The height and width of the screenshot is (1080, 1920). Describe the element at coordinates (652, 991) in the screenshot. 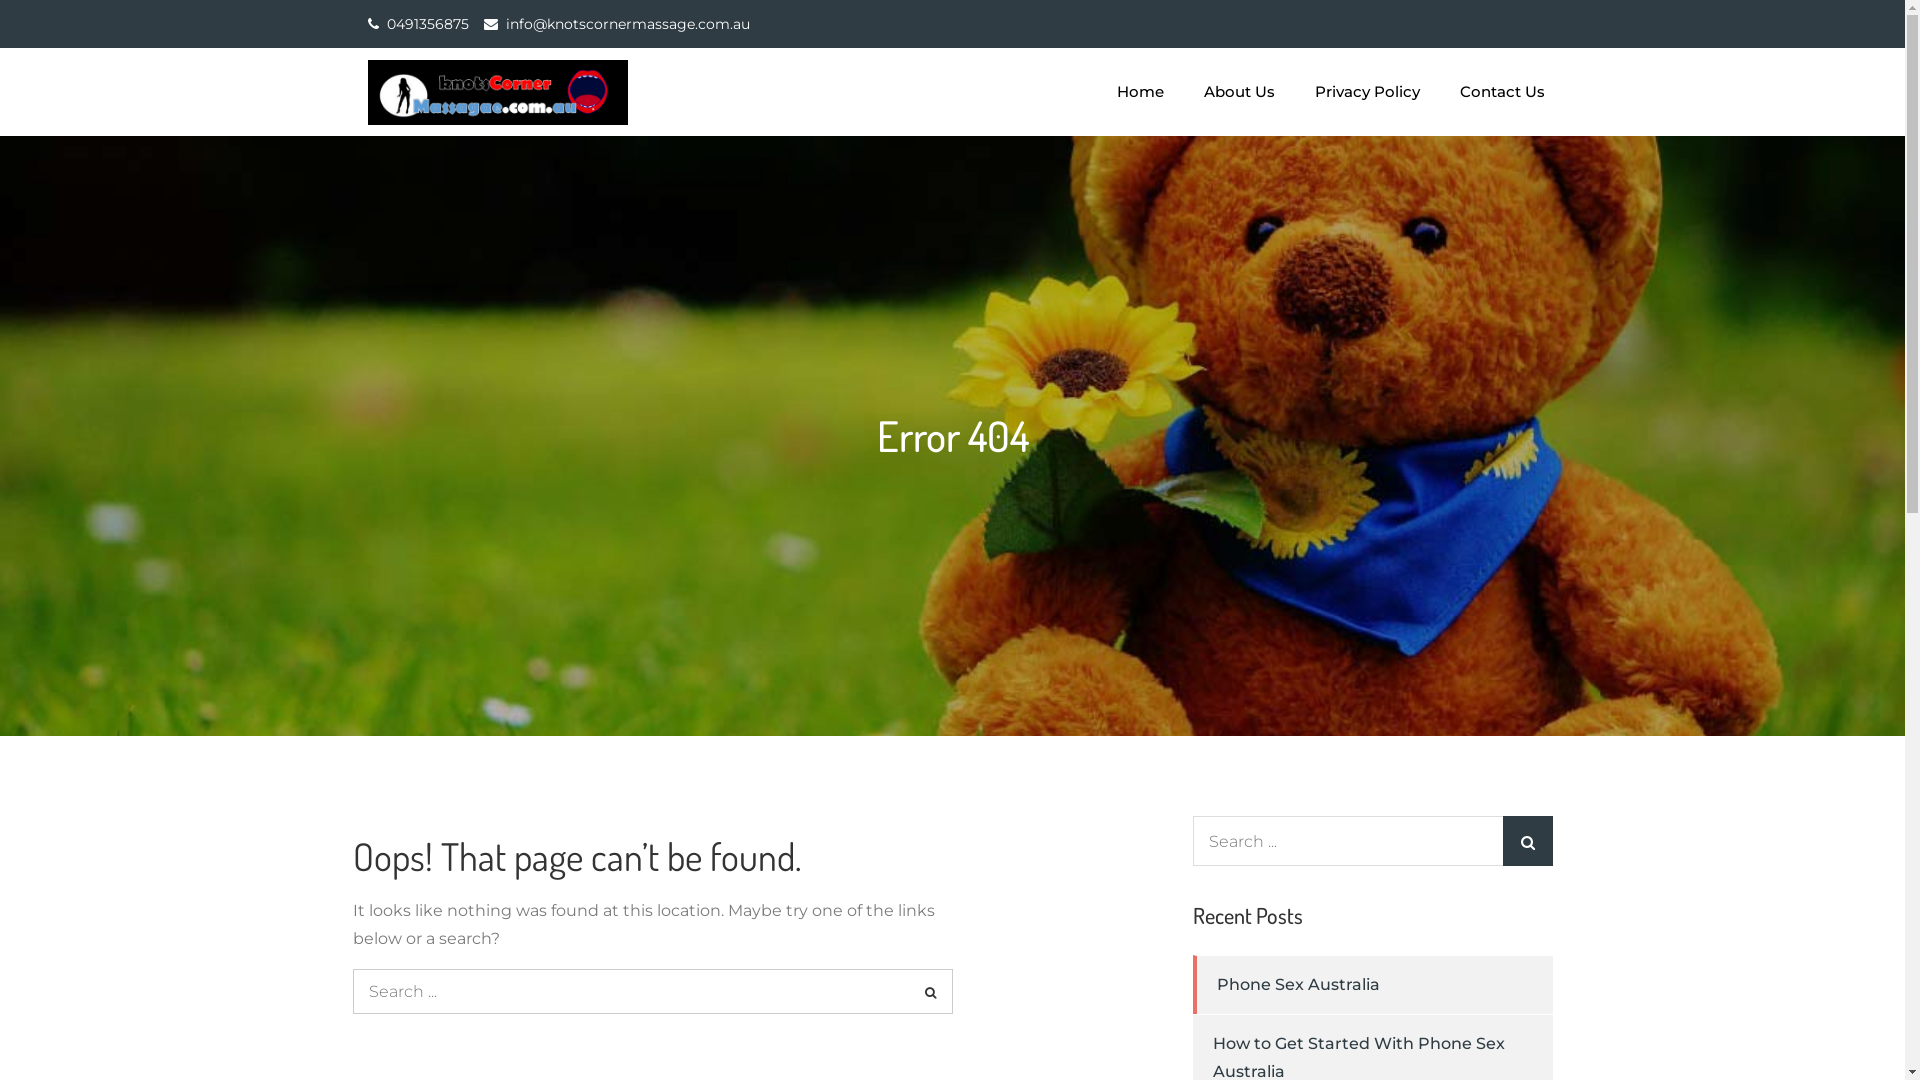

I see `'Search for:'` at that location.